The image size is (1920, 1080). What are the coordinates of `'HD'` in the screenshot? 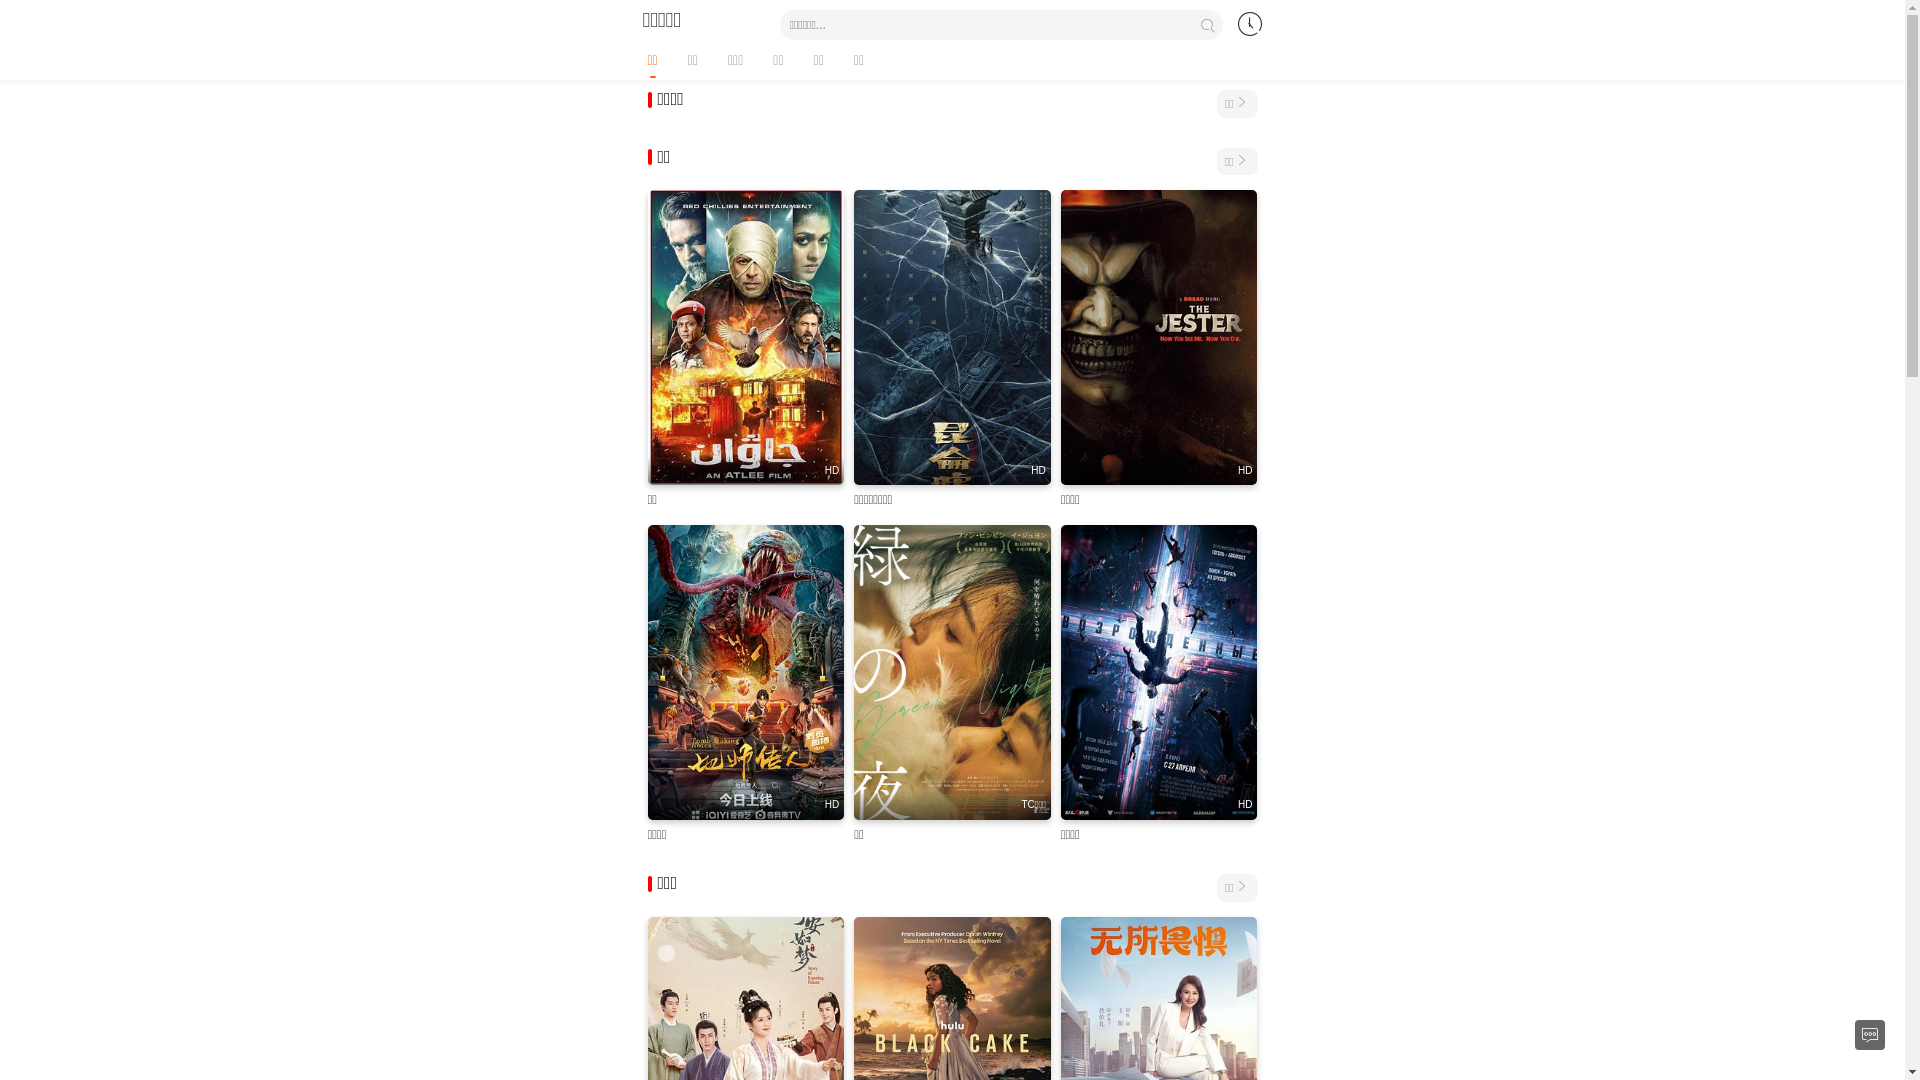 It's located at (745, 336).